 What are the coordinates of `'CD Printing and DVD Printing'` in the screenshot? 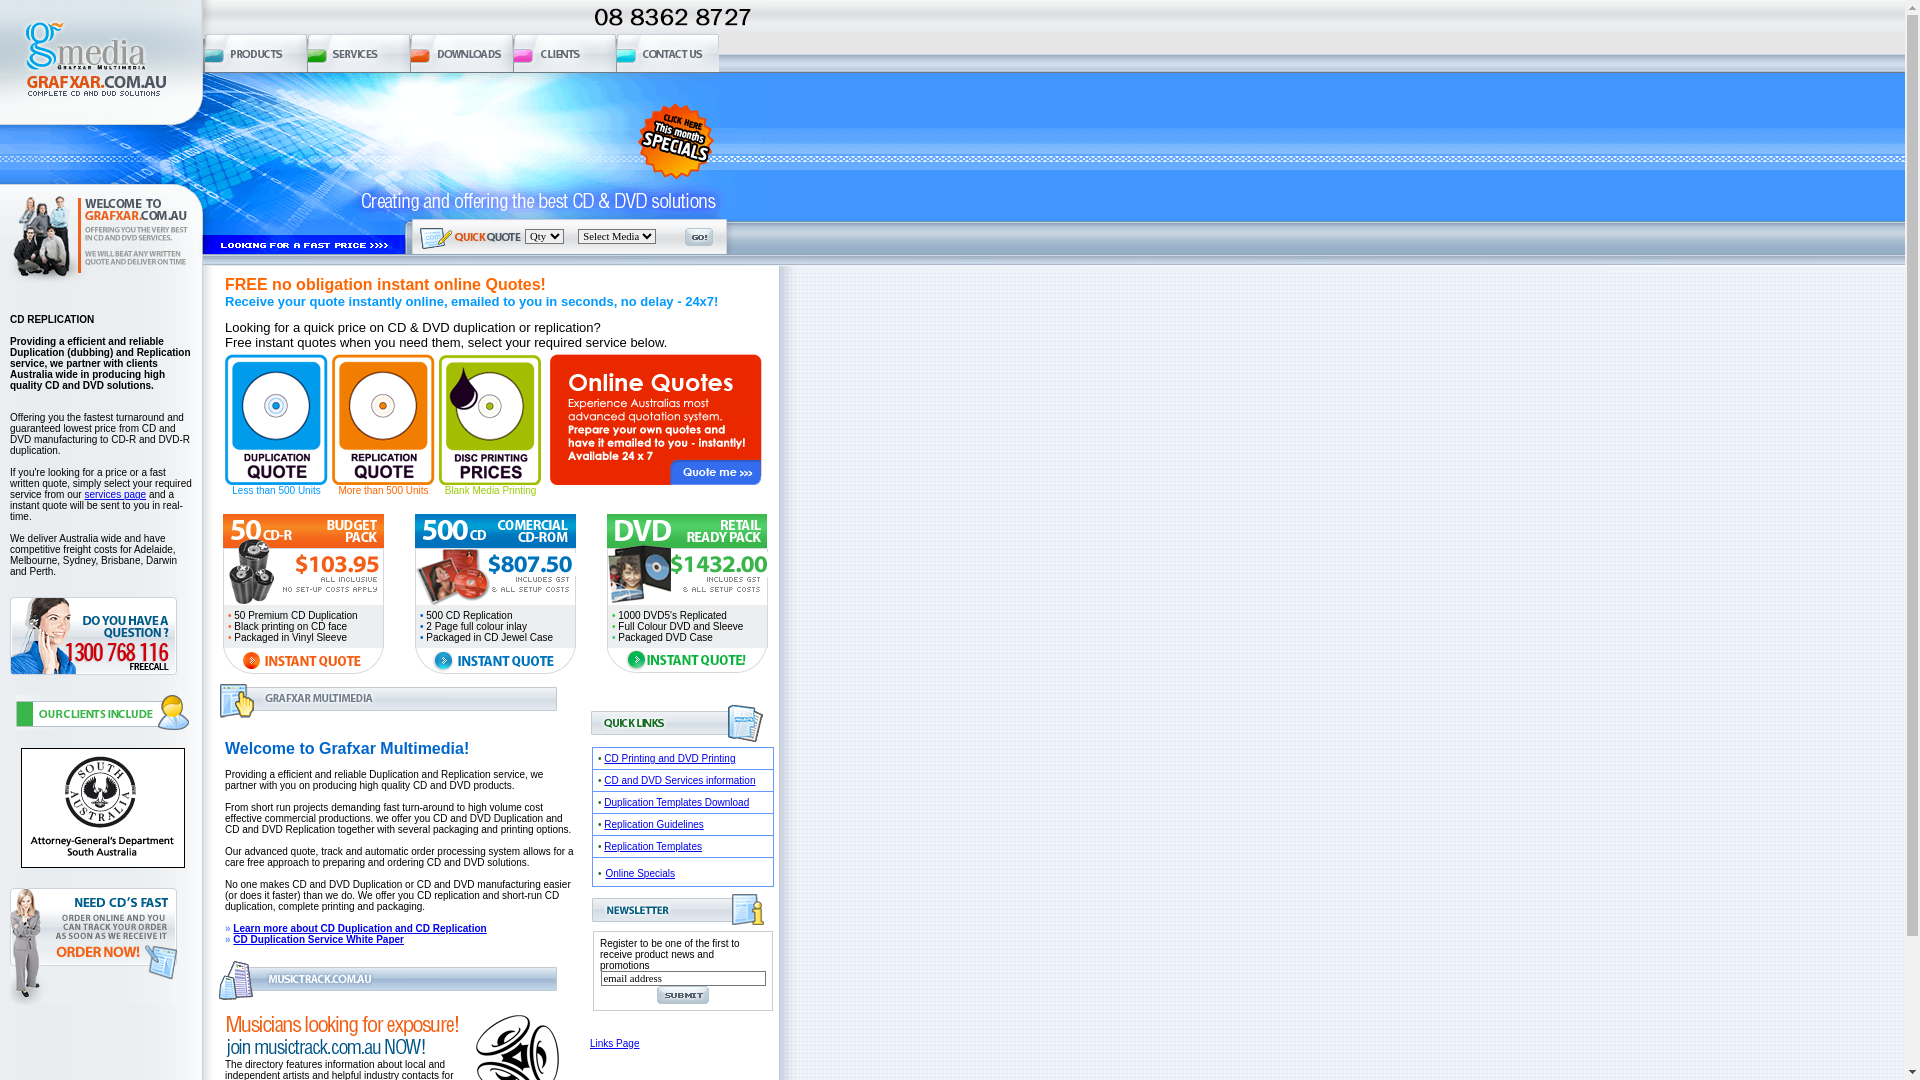 It's located at (669, 758).